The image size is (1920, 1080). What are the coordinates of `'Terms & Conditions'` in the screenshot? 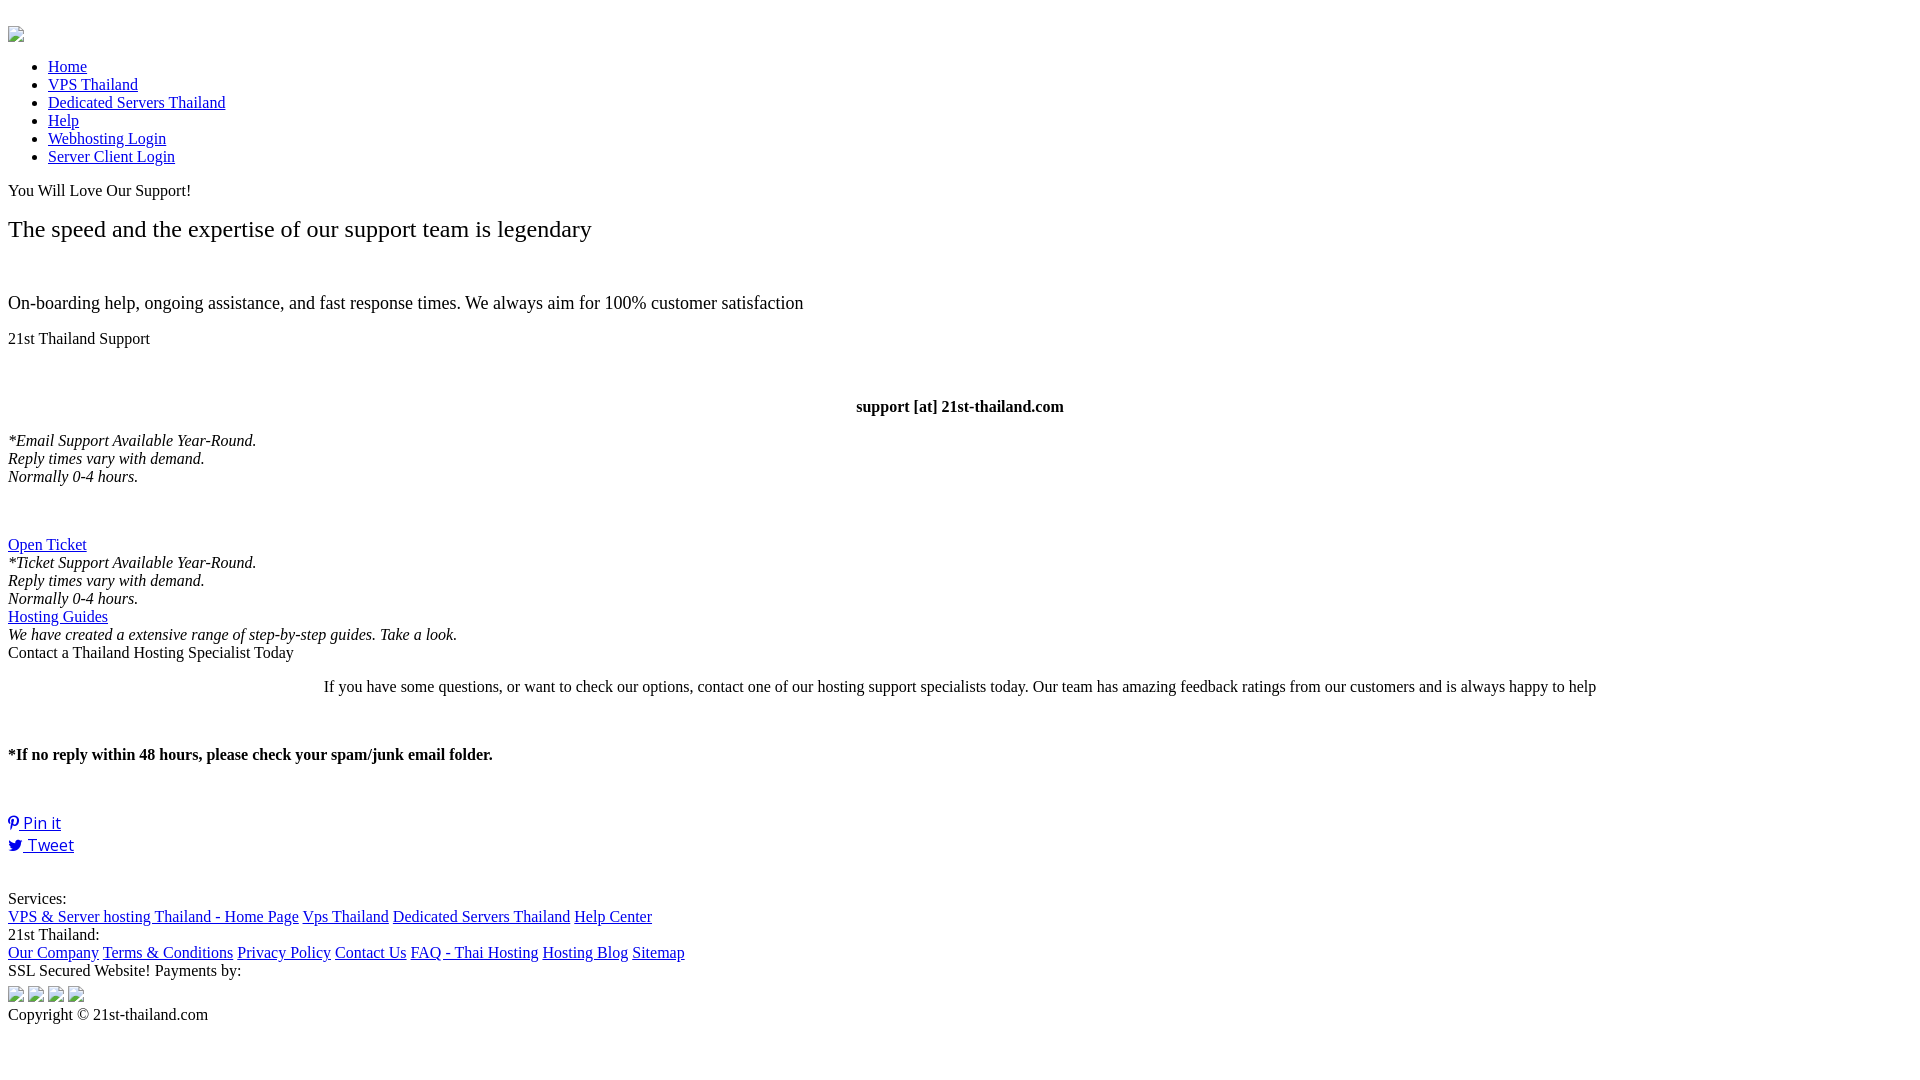 It's located at (168, 951).